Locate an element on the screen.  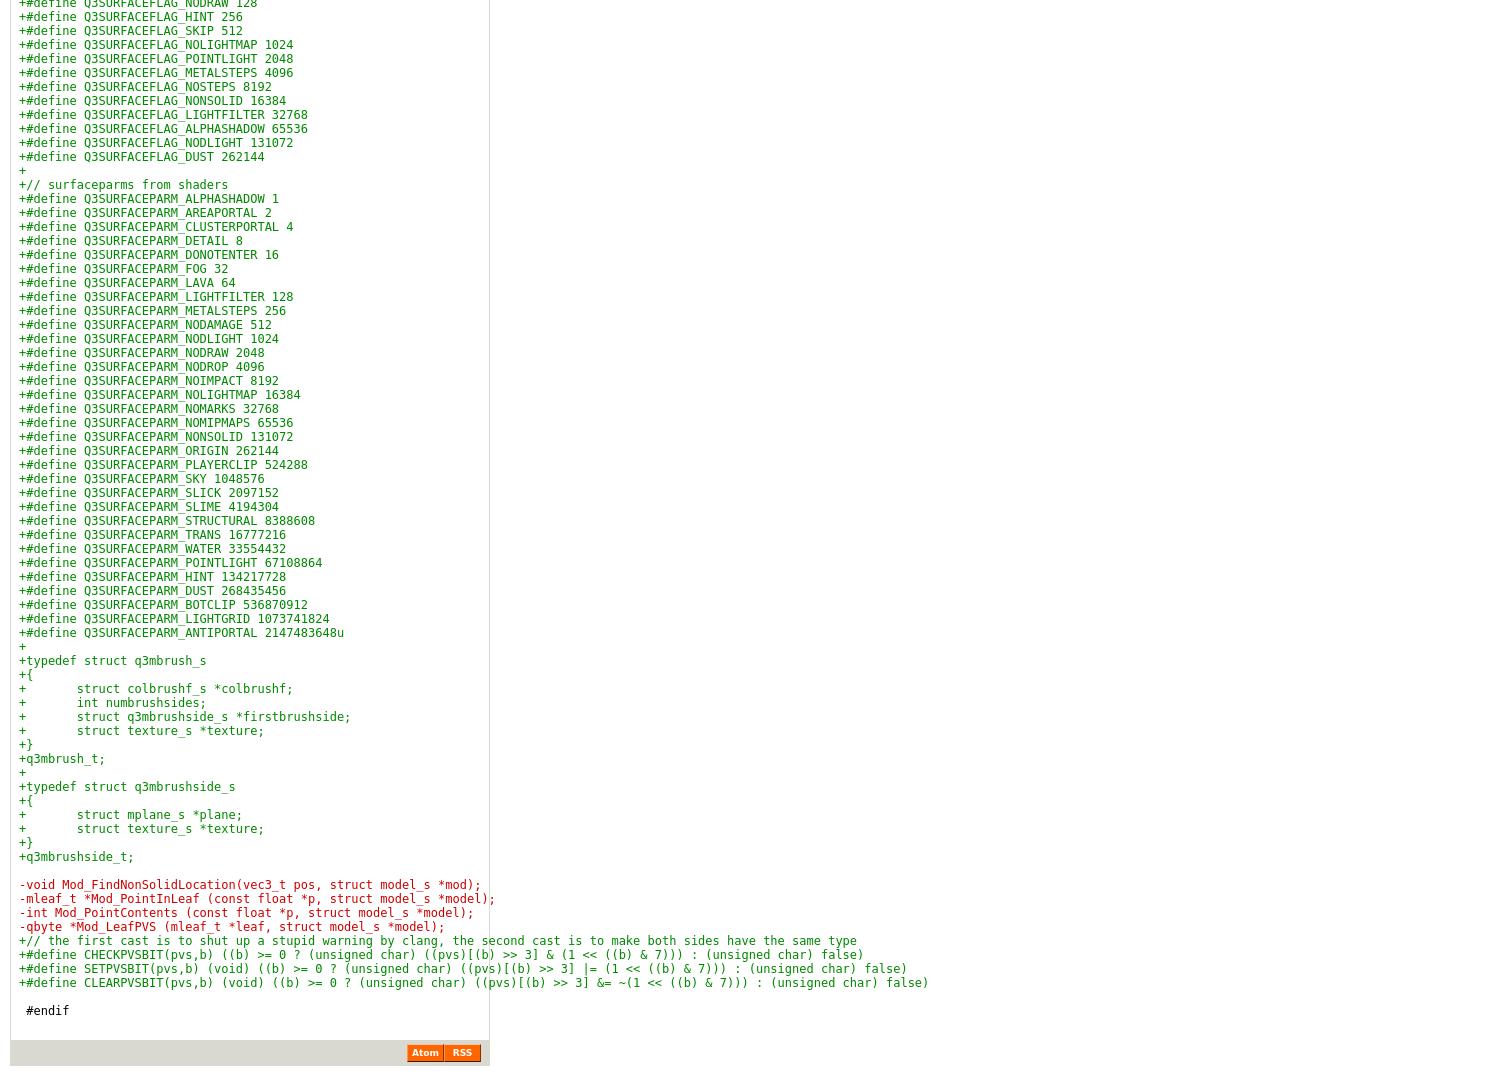
'+#define Q3SURFACEPARM_WATER 33554432' is located at coordinates (152, 549).